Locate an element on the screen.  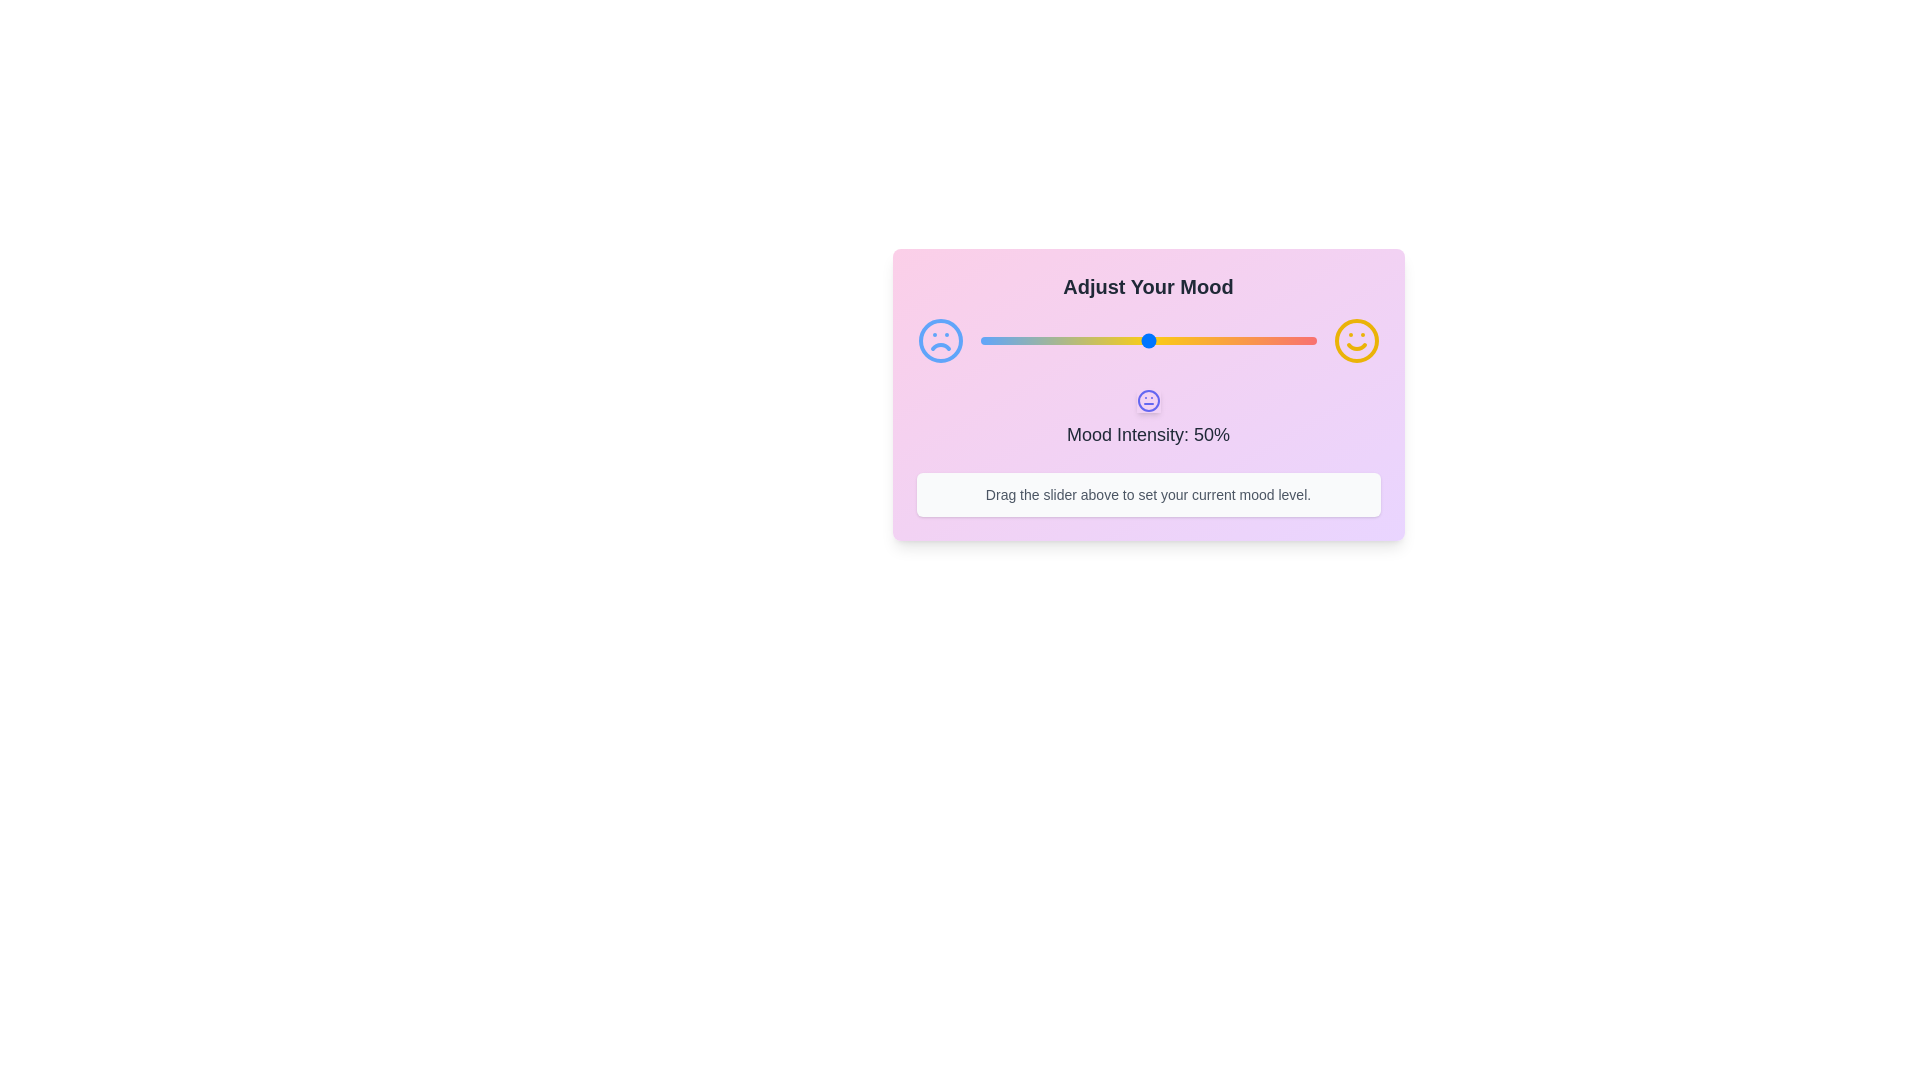
the frown icon to observe visual effects is located at coordinates (939, 339).